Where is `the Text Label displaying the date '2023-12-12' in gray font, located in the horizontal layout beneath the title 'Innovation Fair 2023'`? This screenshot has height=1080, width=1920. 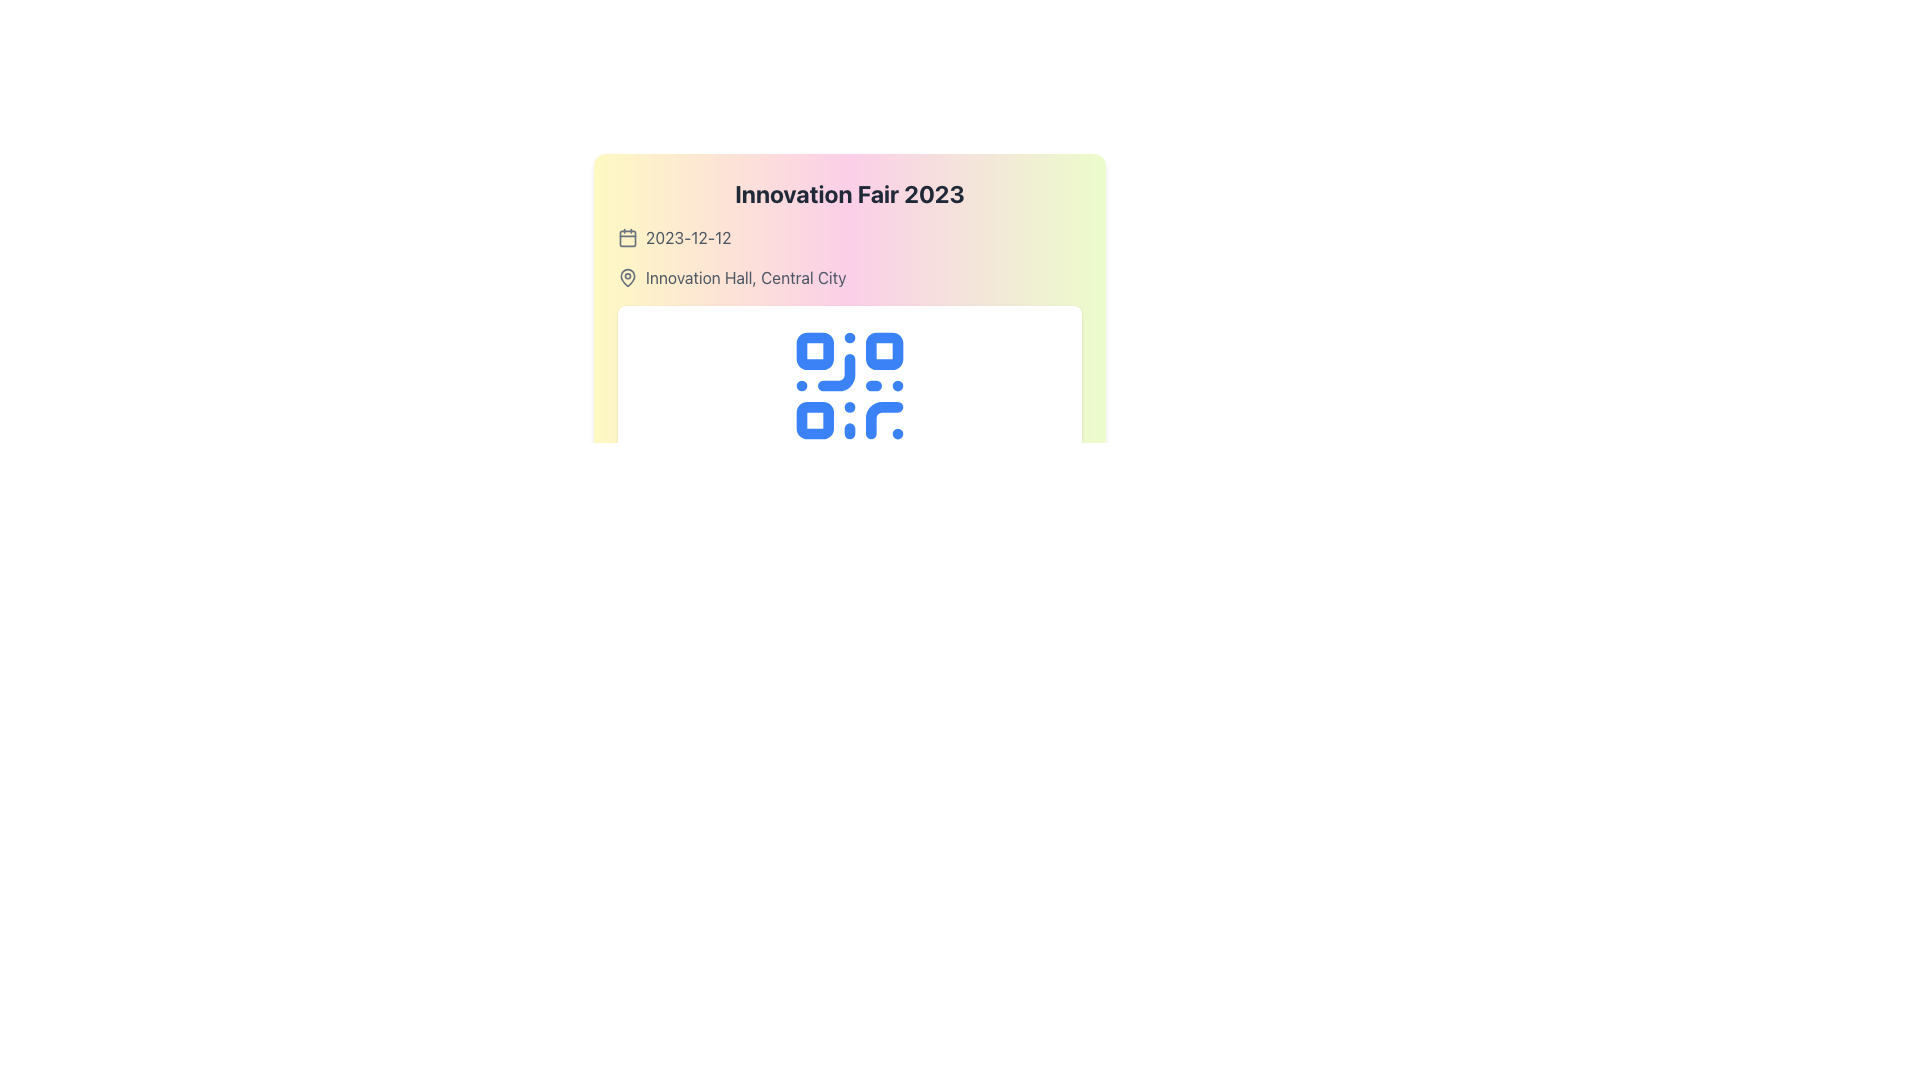
the Text Label displaying the date '2023-12-12' in gray font, located in the horizontal layout beneath the title 'Innovation Fair 2023' is located at coordinates (688, 237).